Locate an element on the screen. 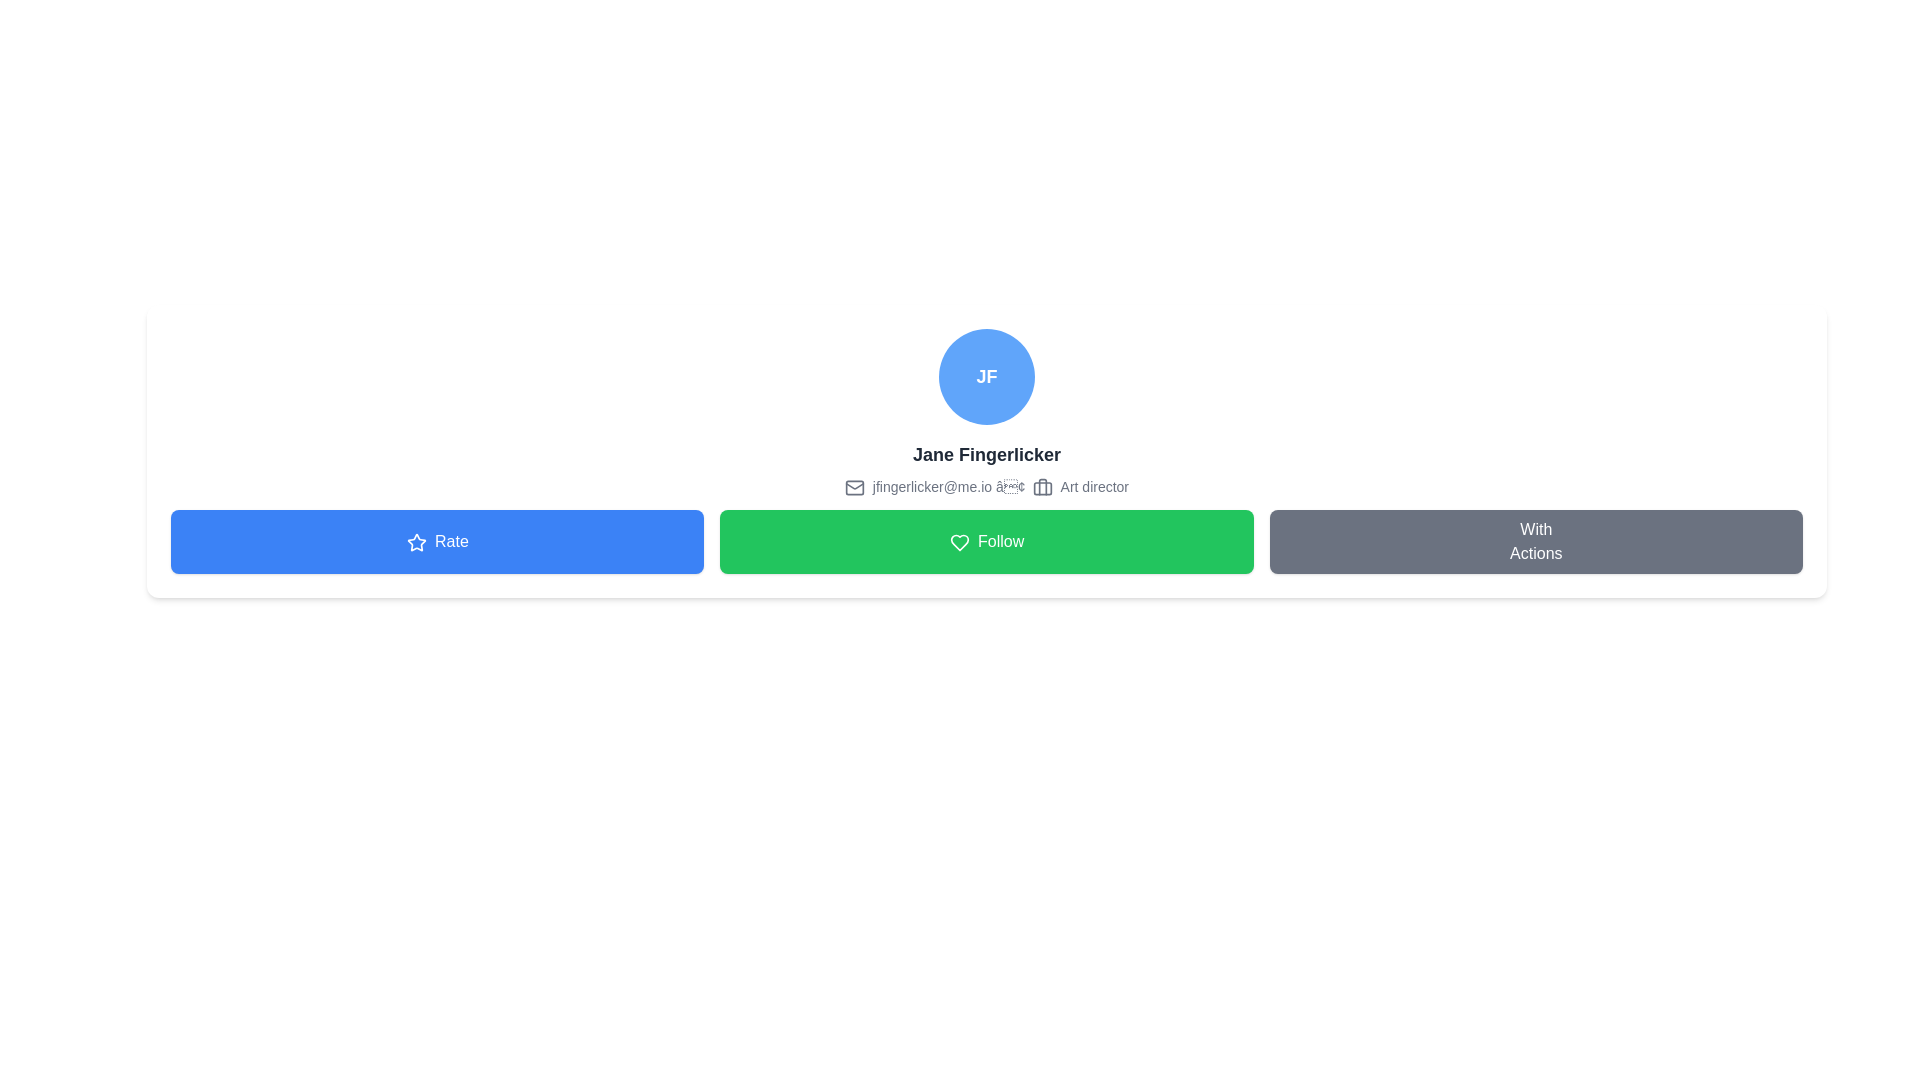 The image size is (1920, 1080). the heart-shaped icon outlined with a green fill, located to the left of the text 'Follow' on the green button is located at coordinates (958, 543).